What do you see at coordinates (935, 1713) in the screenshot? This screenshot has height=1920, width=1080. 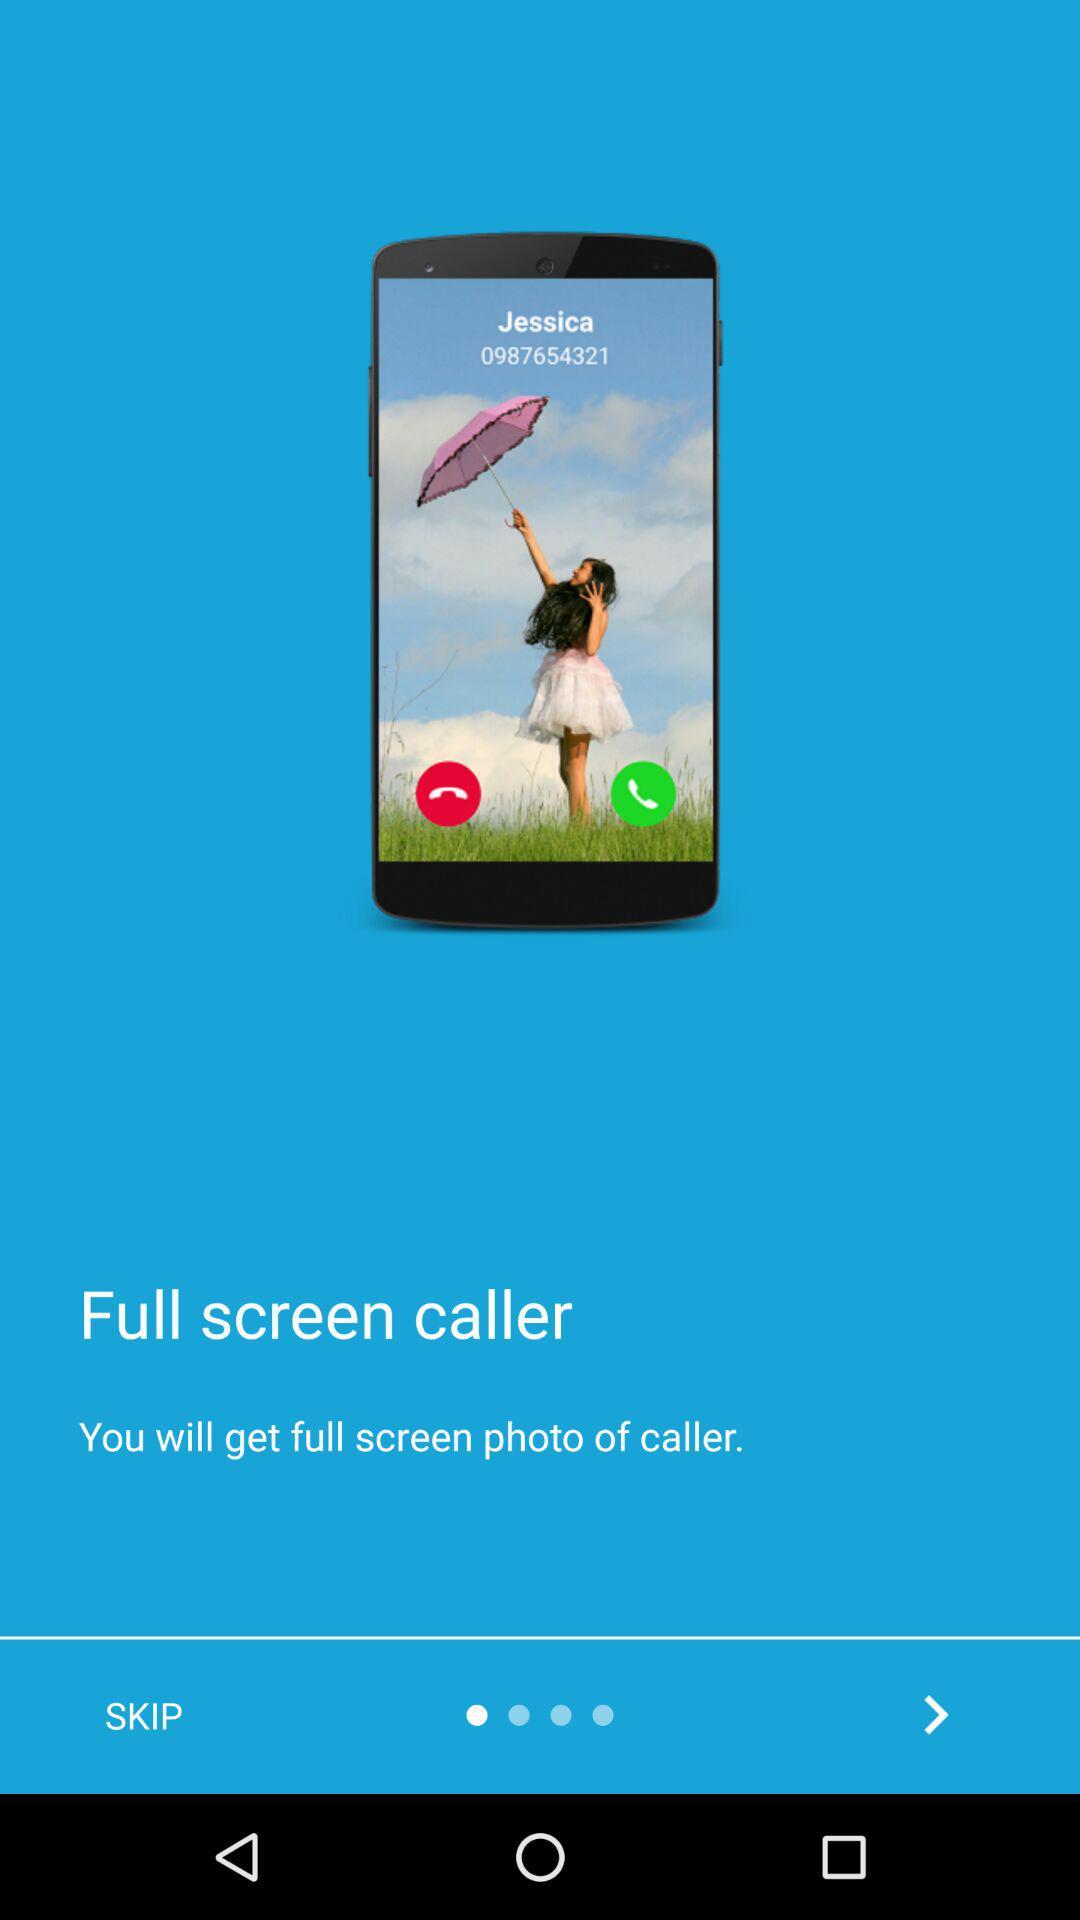 I see `the icon at the bottom right corner` at bounding box center [935, 1713].